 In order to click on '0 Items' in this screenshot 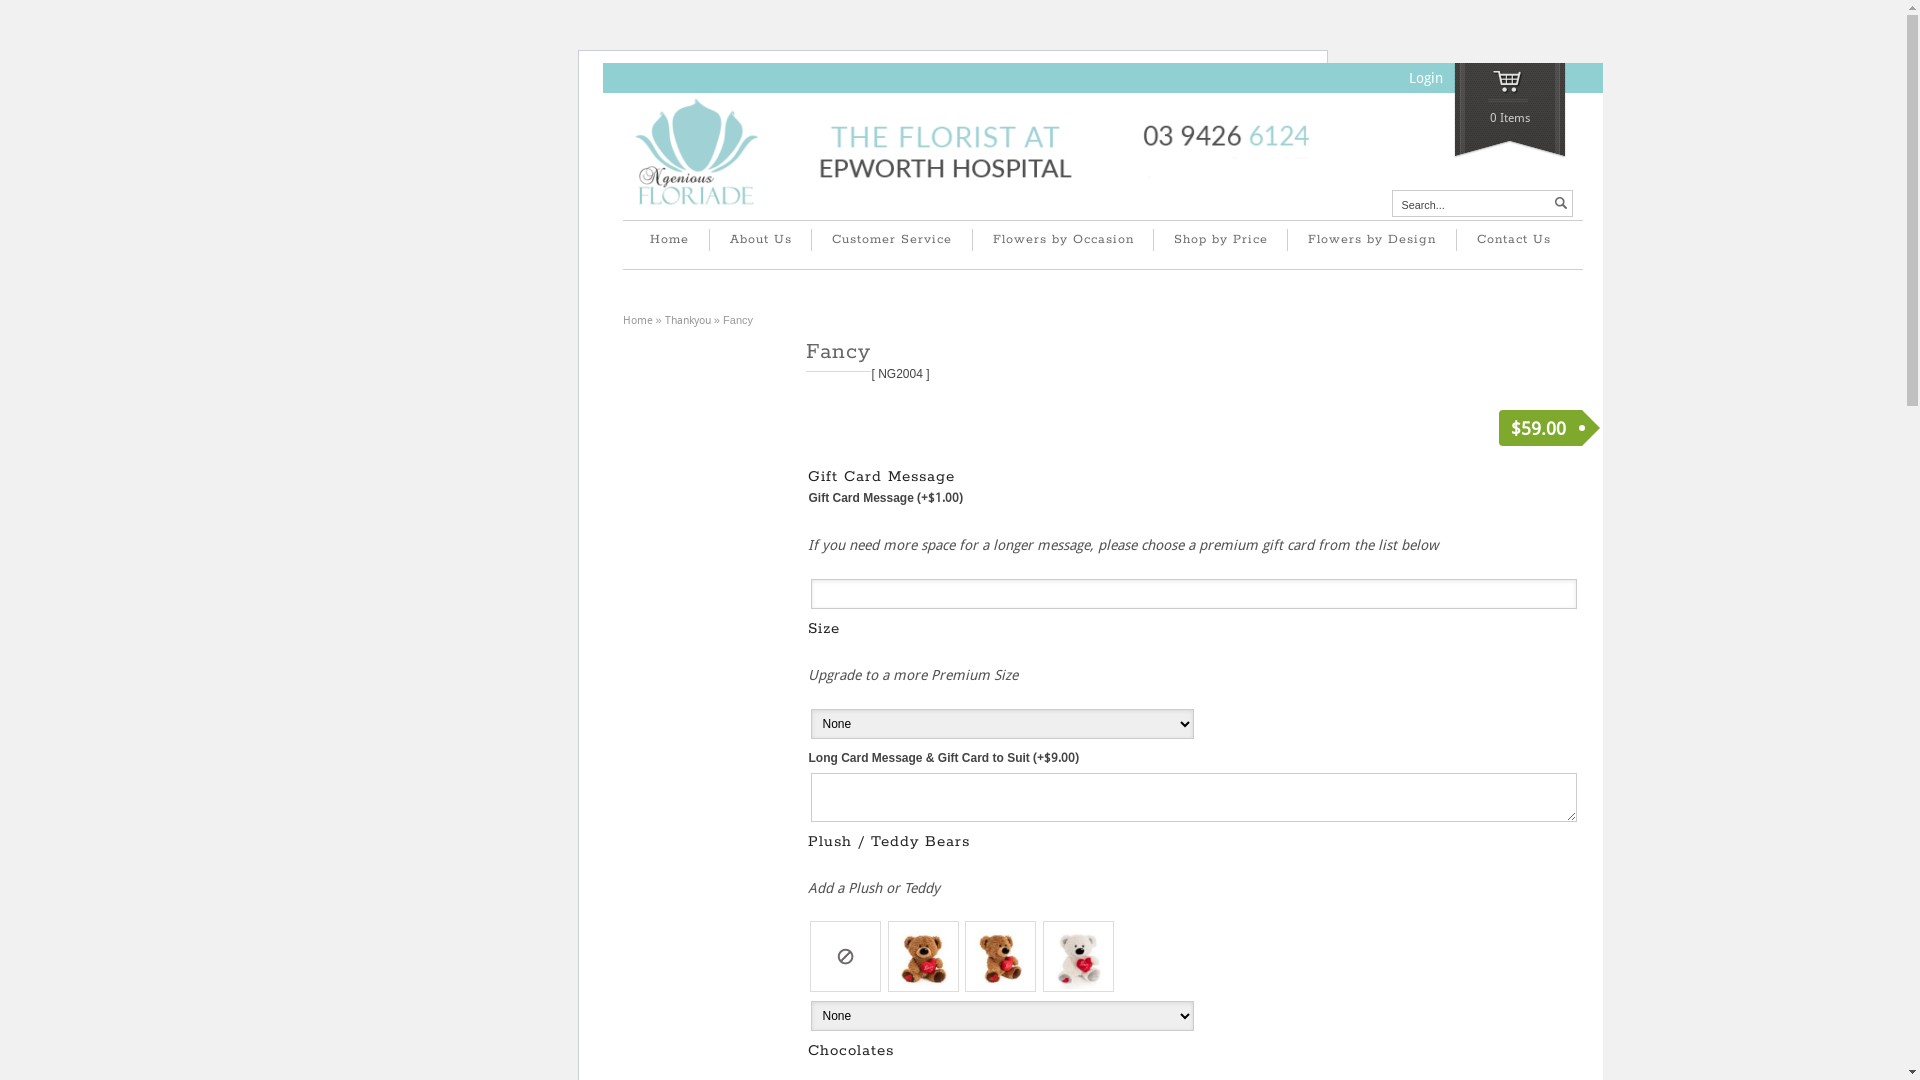, I will do `click(1454, 110)`.